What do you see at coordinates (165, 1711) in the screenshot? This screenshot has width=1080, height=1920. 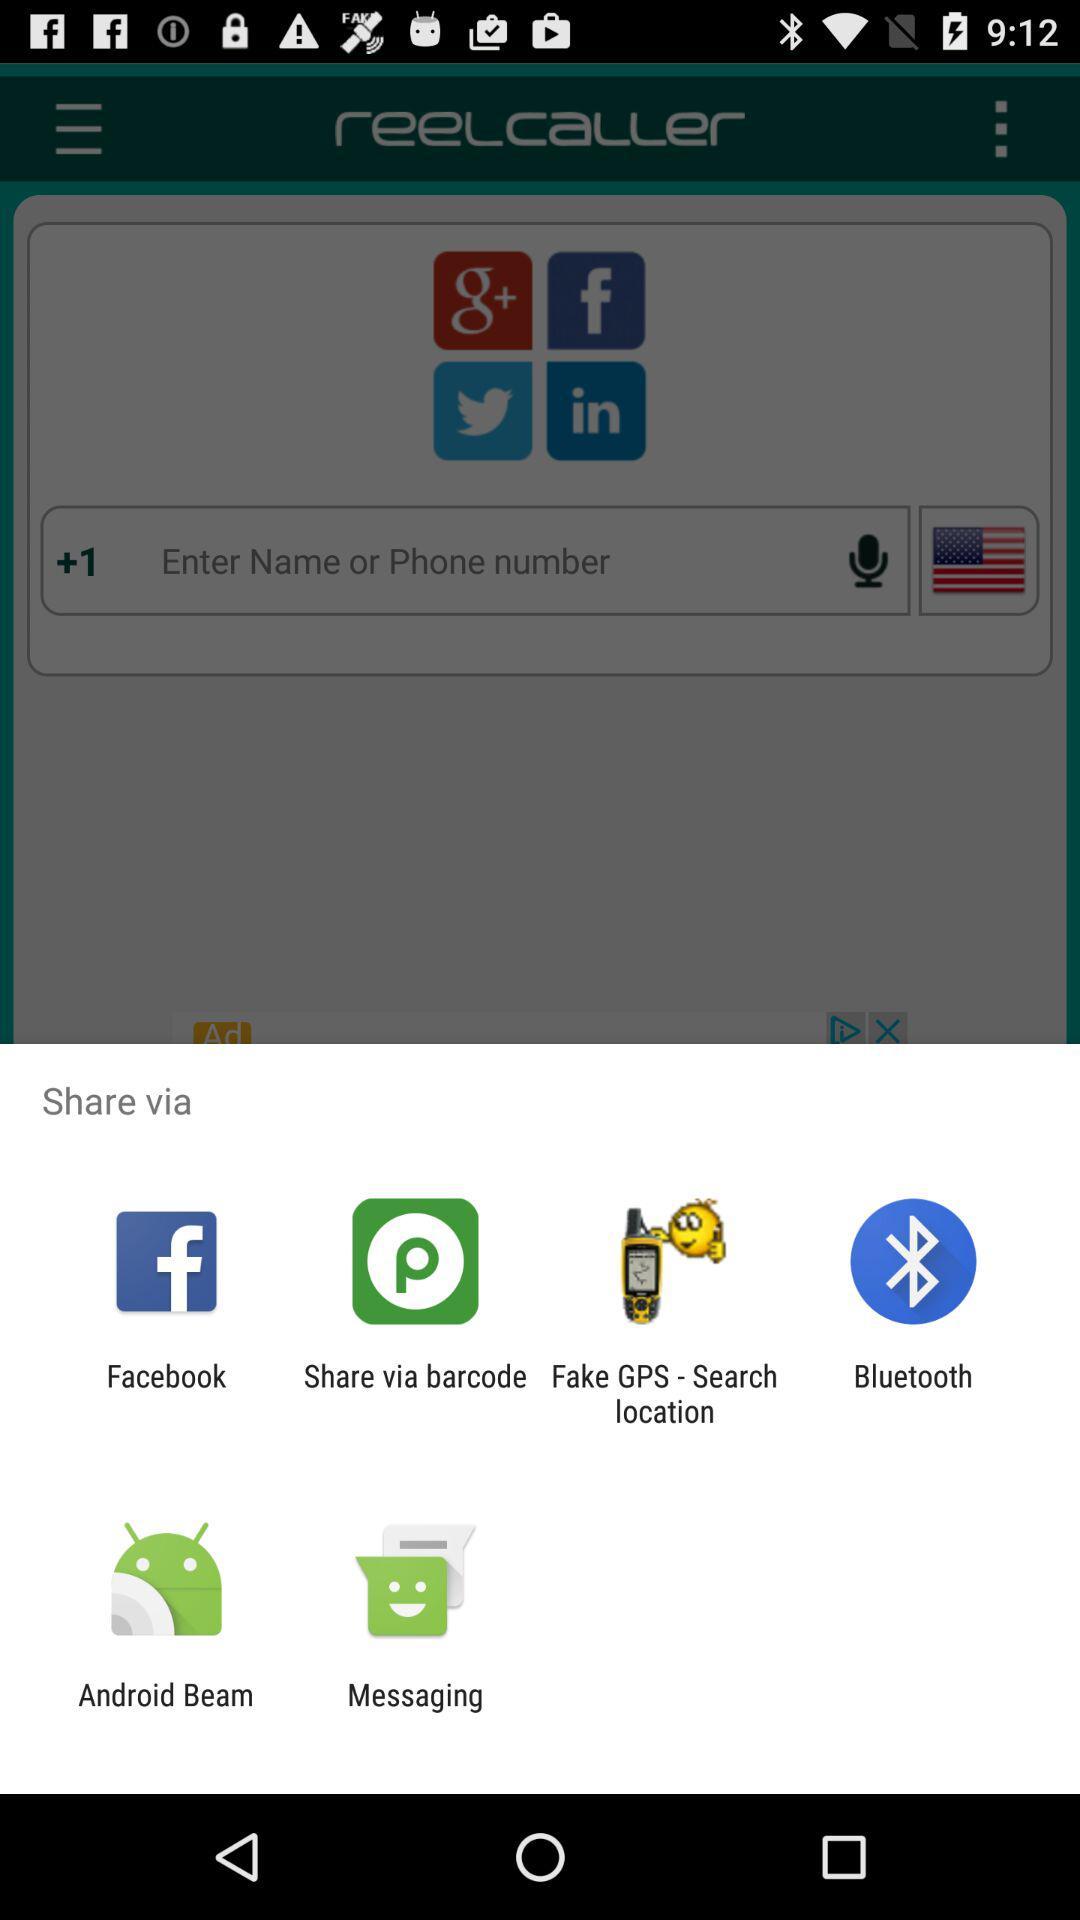 I see `the android beam item` at bounding box center [165, 1711].